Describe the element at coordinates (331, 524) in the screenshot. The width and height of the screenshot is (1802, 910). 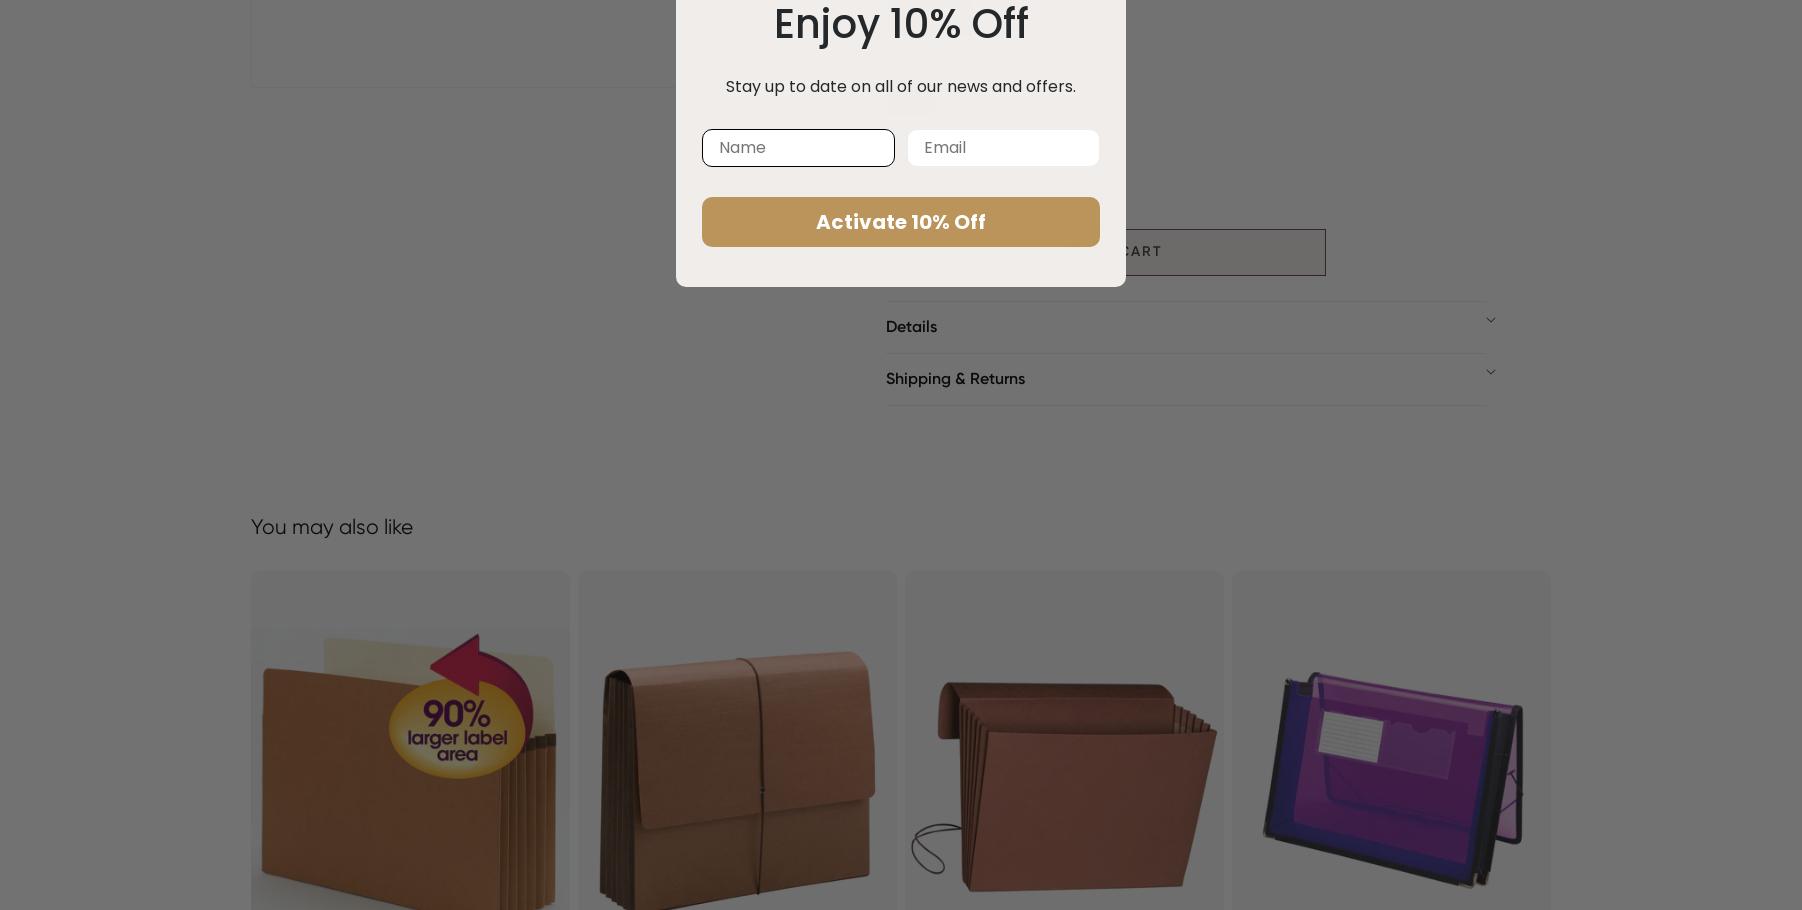
I see `'You may also like'` at that location.